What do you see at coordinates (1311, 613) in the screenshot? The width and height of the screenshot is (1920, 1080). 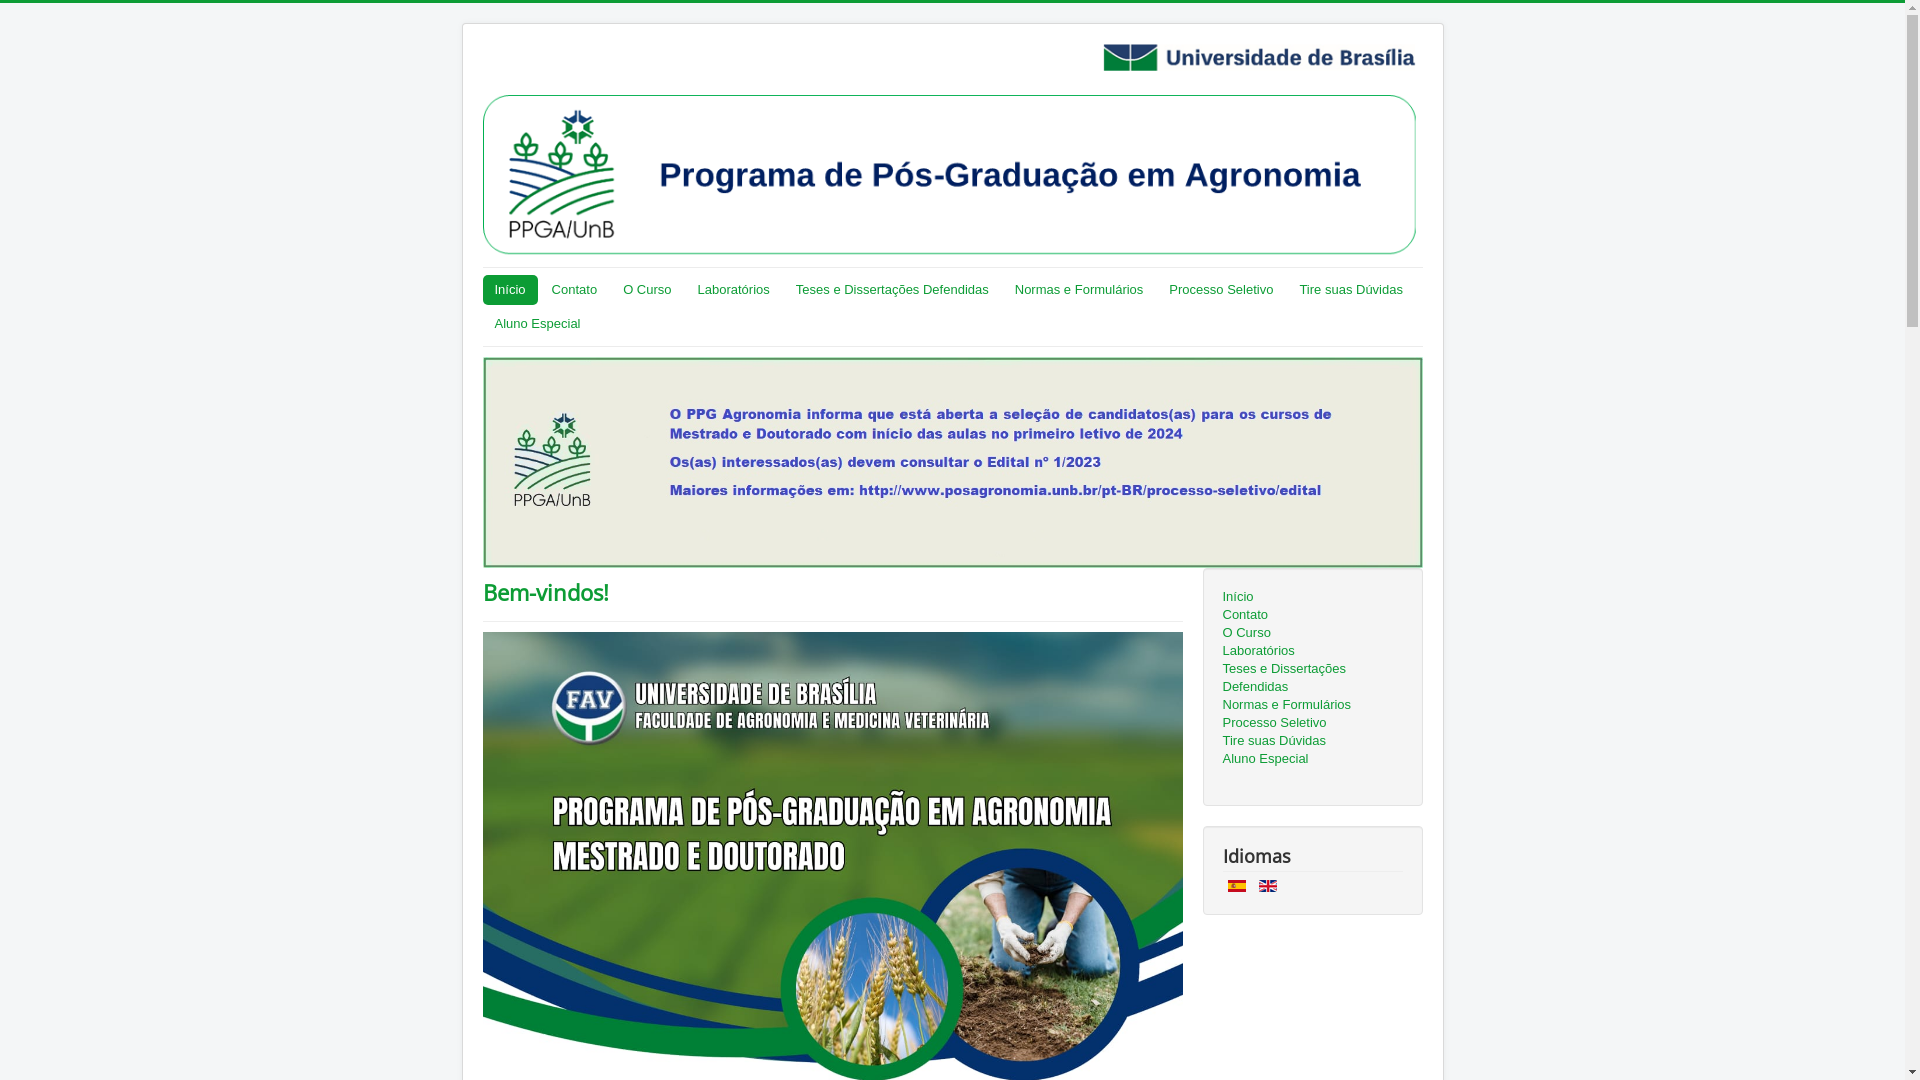 I see `'Contato'` at bounding box center [1311, 613].